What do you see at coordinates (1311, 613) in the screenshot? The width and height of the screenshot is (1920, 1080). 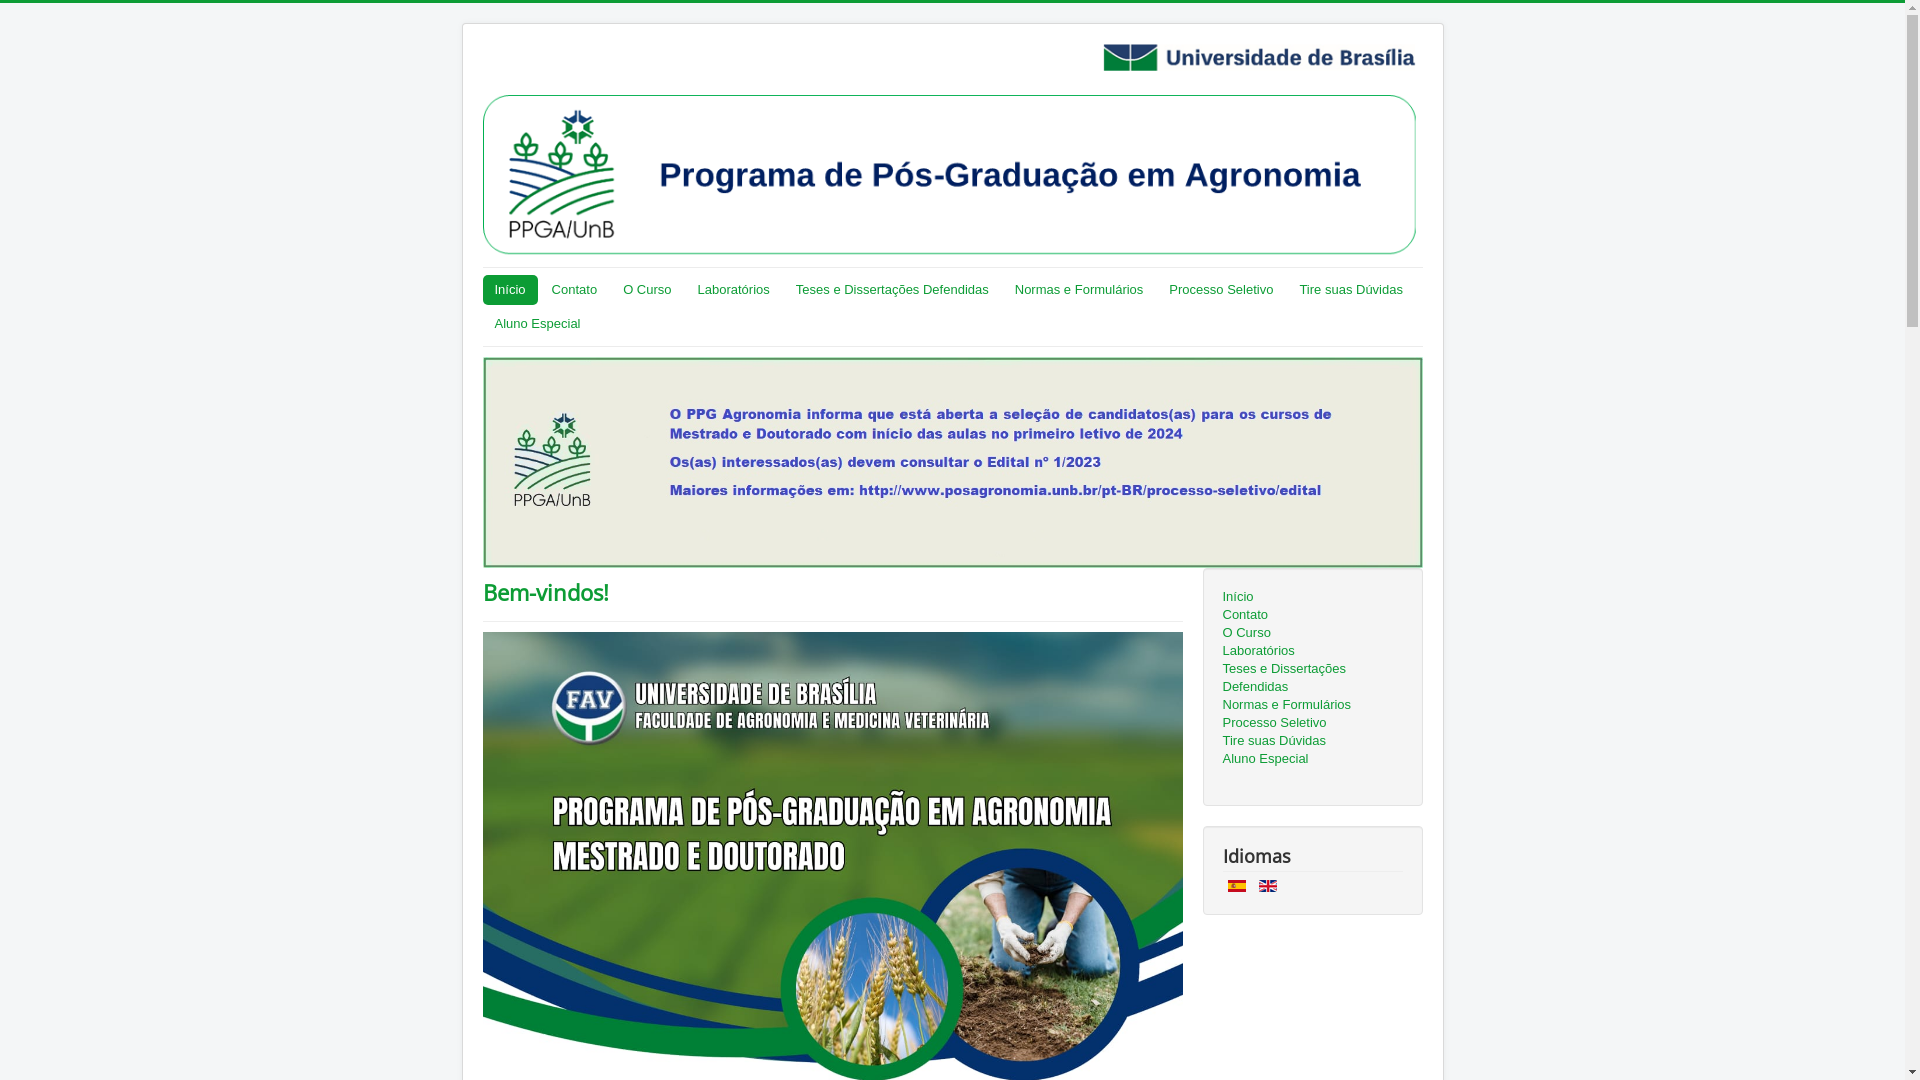 I see `'Contato'` at bounding box center [1311, 613].